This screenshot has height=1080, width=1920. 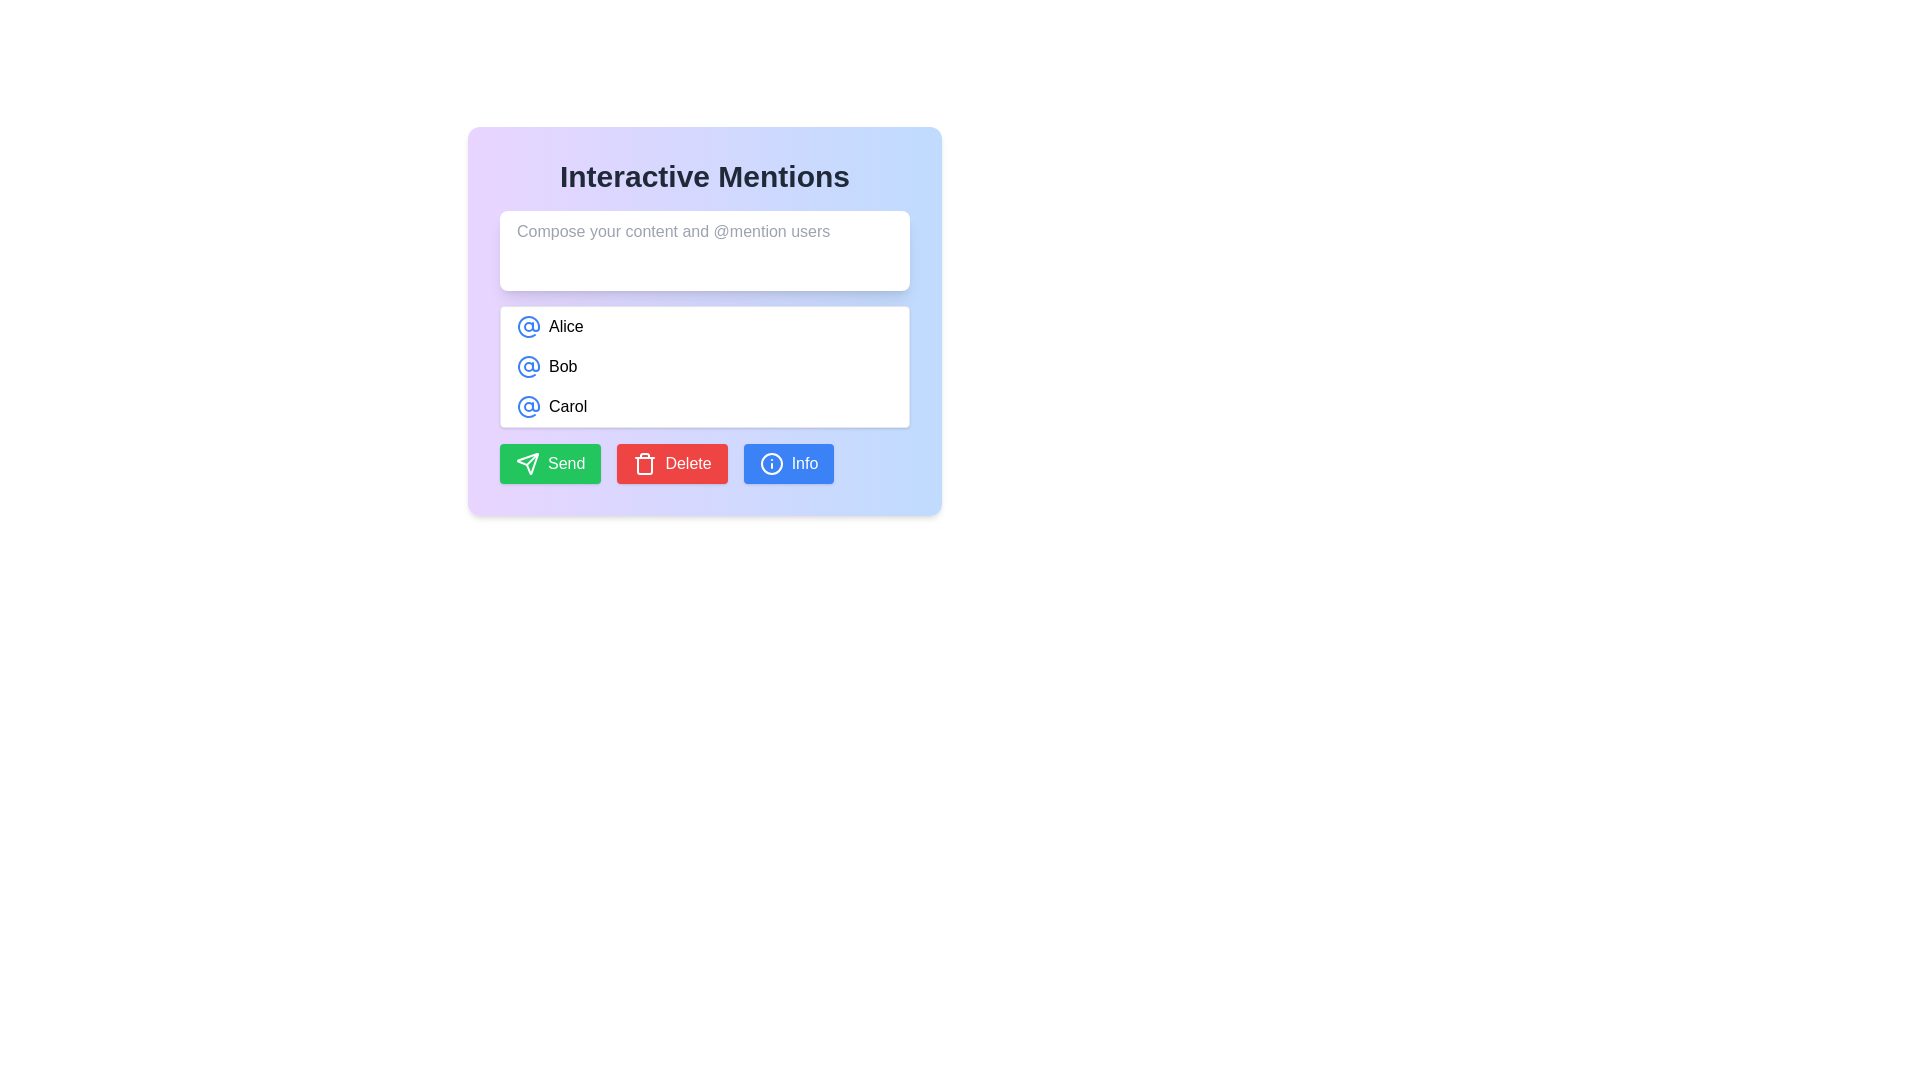 What do you see at coordinates (770, 463) in the screenshot?
I see `the blue circular element with a white border that is part of the 'Info' button located at the bottom right corner of the card layout` at bounding box center [770, 463].